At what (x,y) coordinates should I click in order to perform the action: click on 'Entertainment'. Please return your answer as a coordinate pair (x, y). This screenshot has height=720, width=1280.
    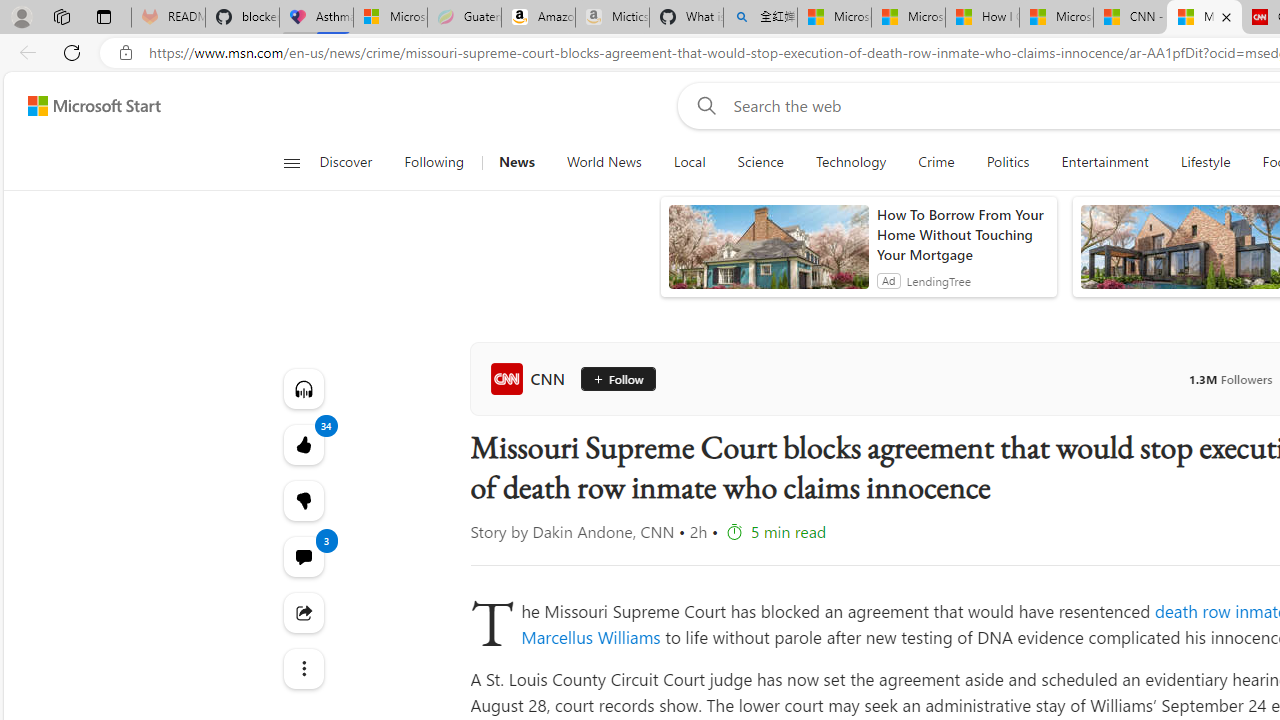
    Looking at the image, I should click on (1103, 162).